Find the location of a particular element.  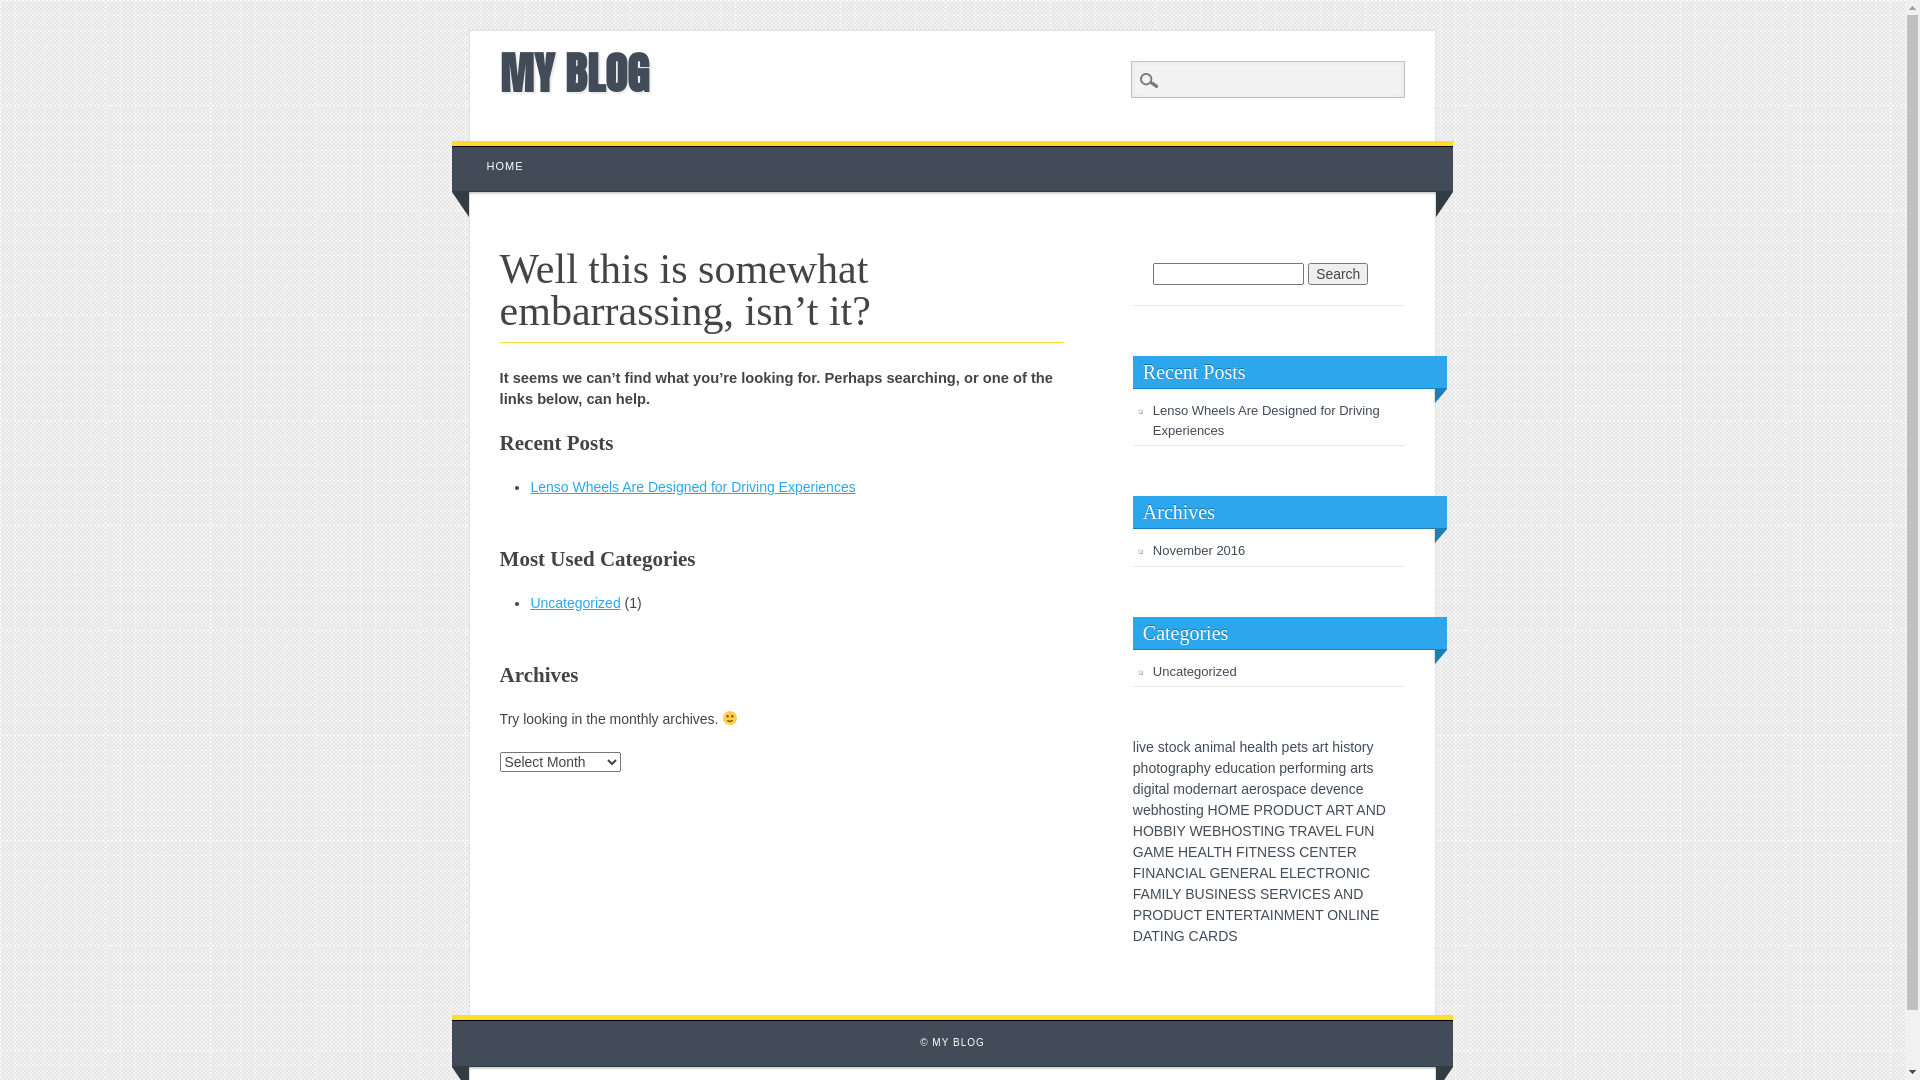

'A' is located at coordinates (1263, 914).